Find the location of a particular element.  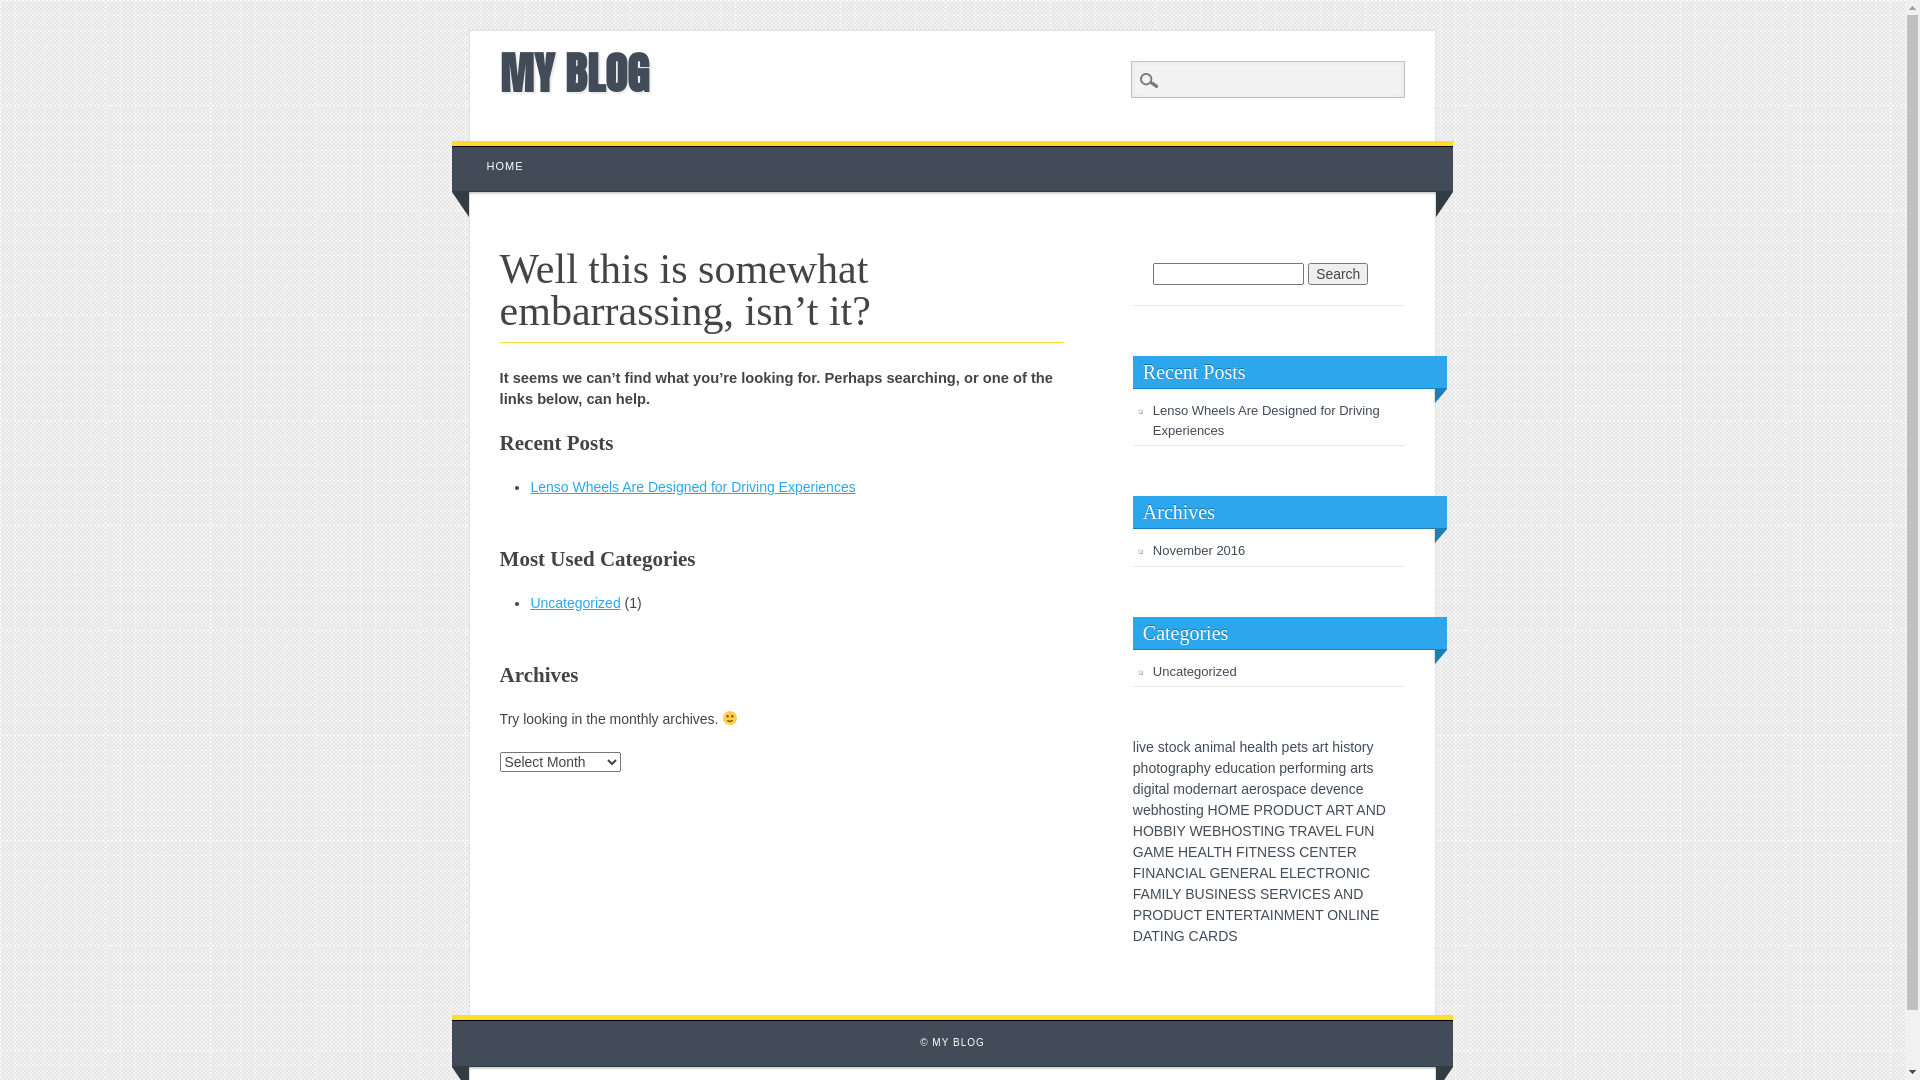

'A' is located at coordinates (1263, 914).